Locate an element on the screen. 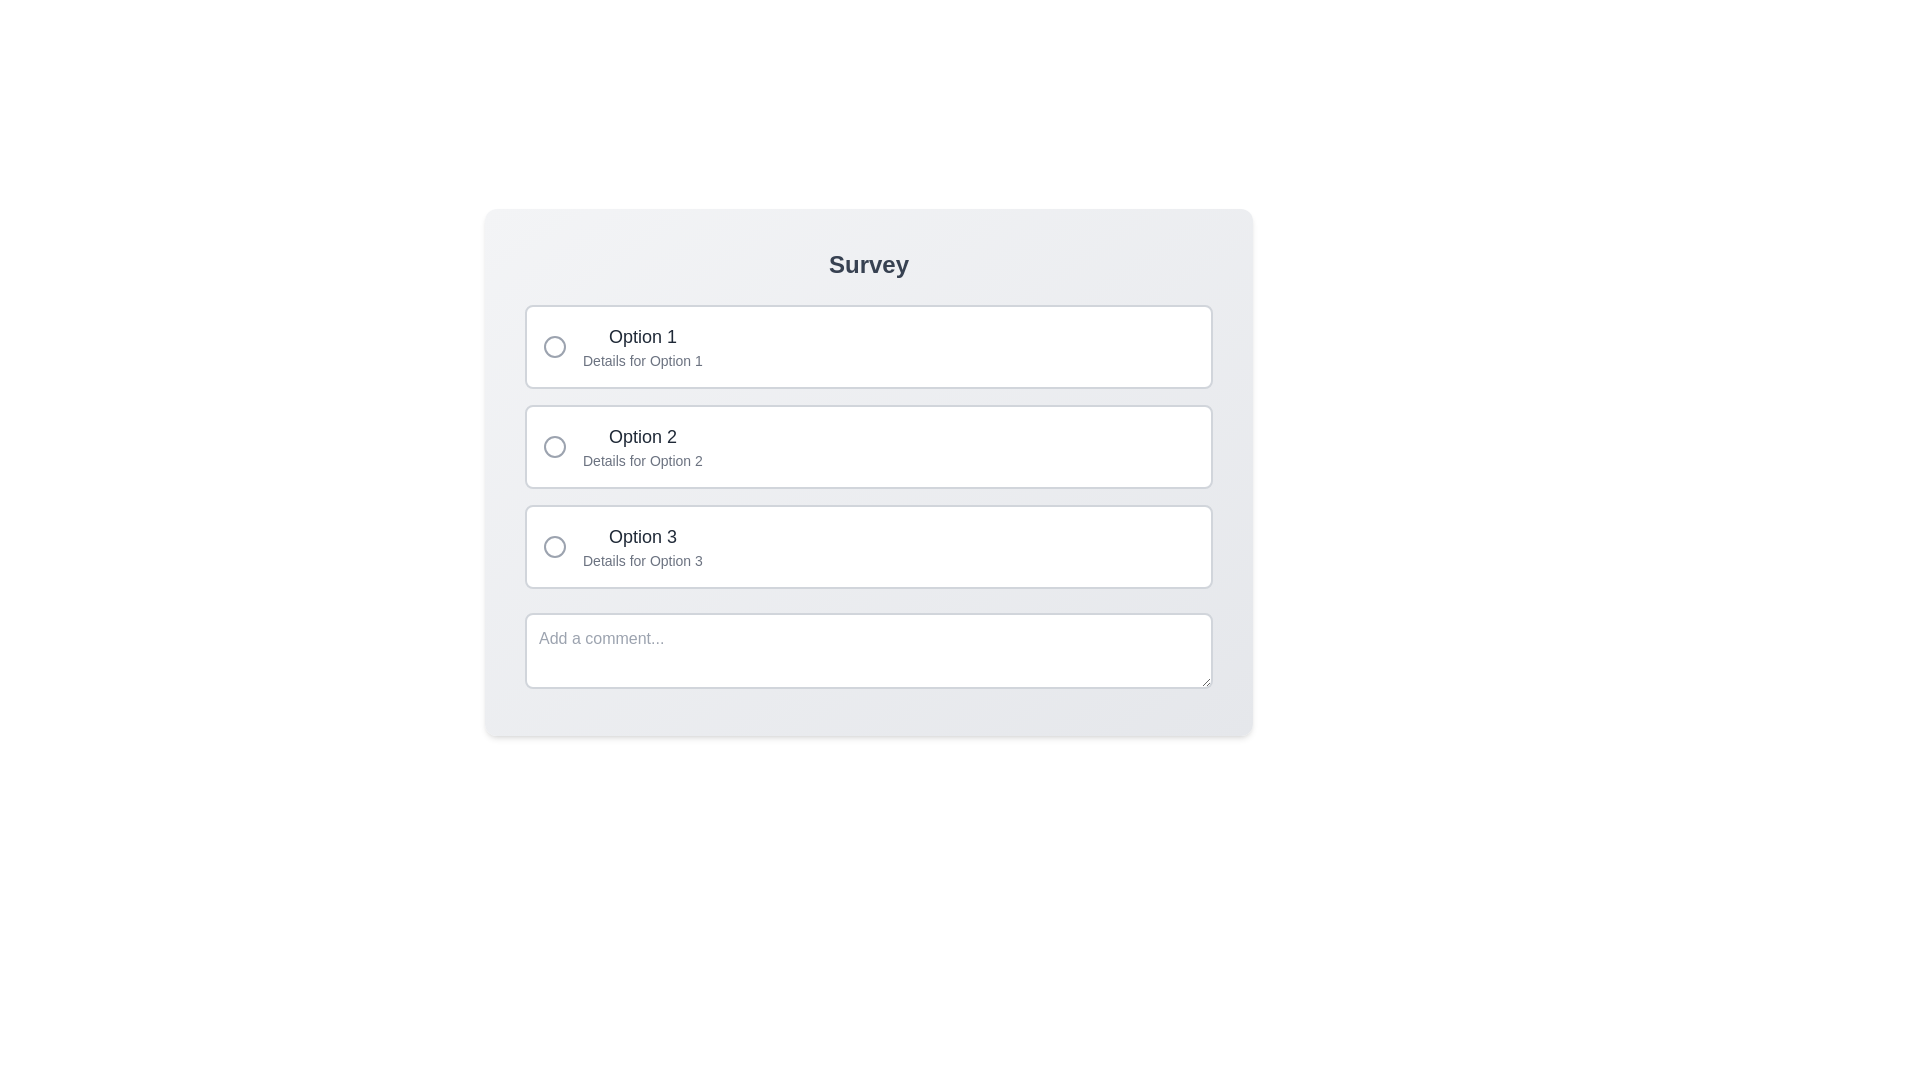  the second inactive radio button in the survey form, which is styled with a muted gray outline and is located between 'Option 1' and 'Option 3' is located at coordinates (555, 446).